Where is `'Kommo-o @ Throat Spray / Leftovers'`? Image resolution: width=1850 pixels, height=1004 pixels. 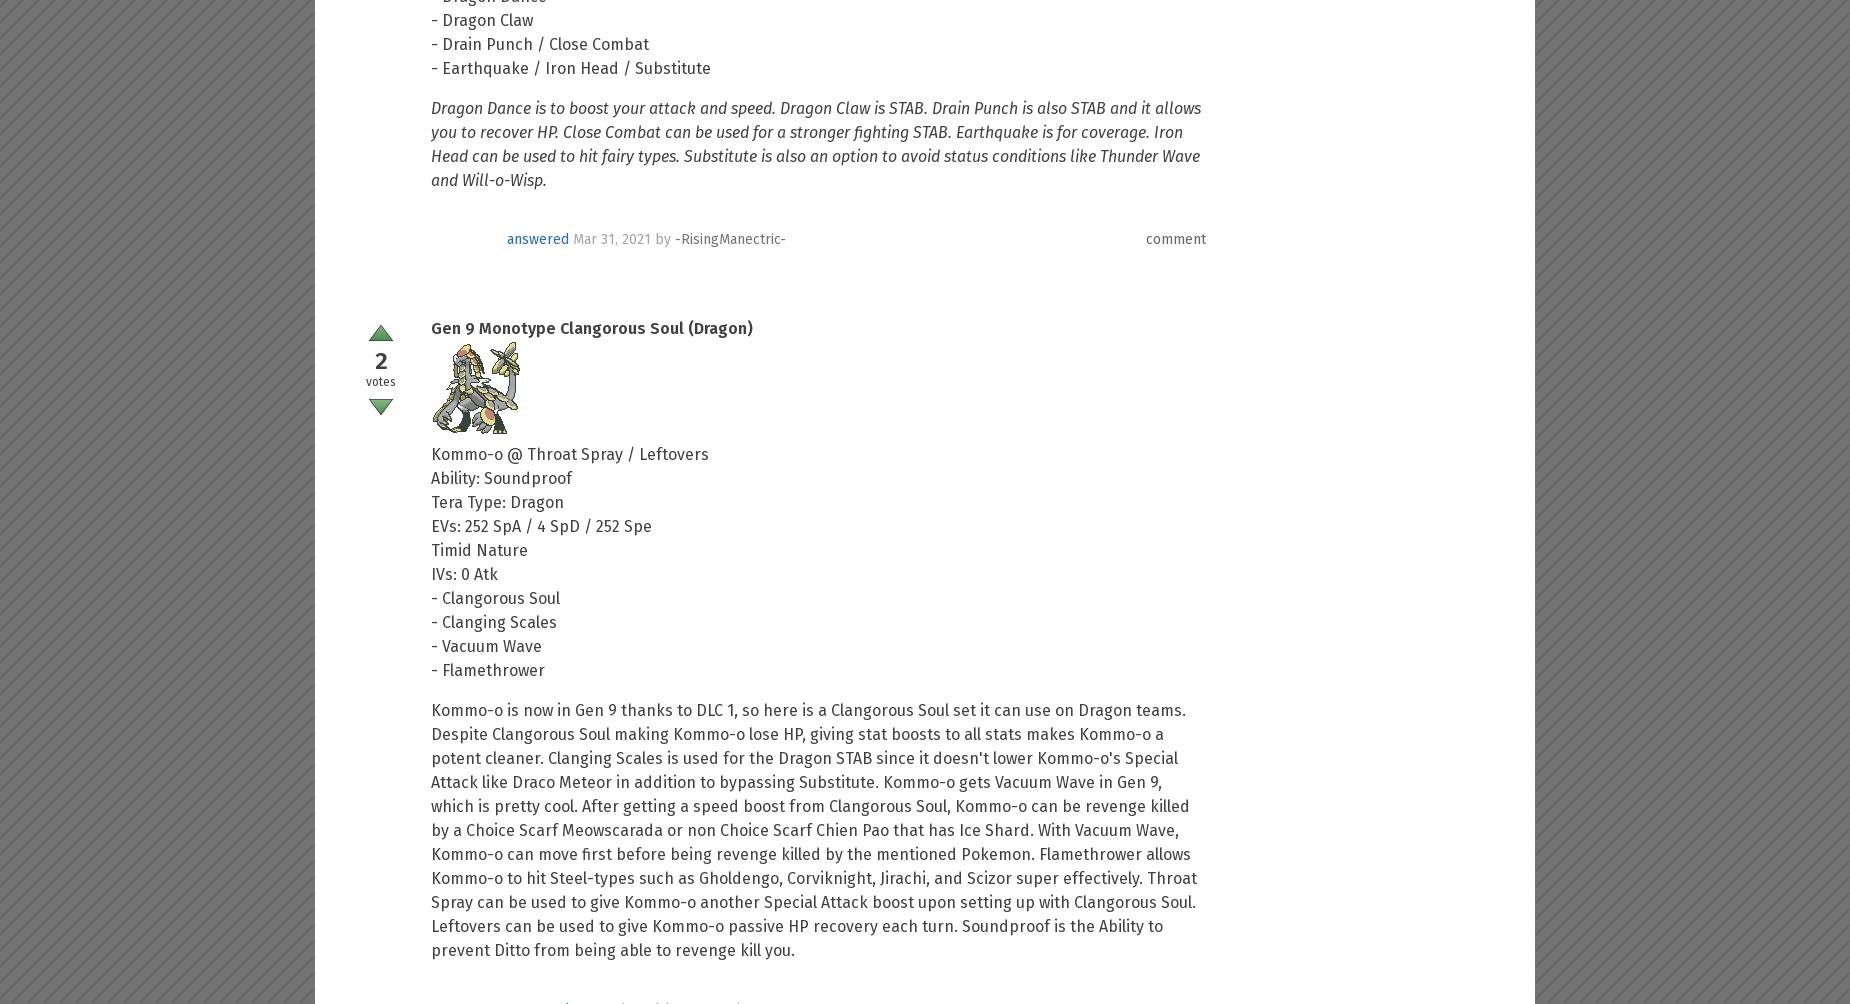
'Kommo-o @ Throat Spray / Leftovers' is located at coordinates (430, 453).